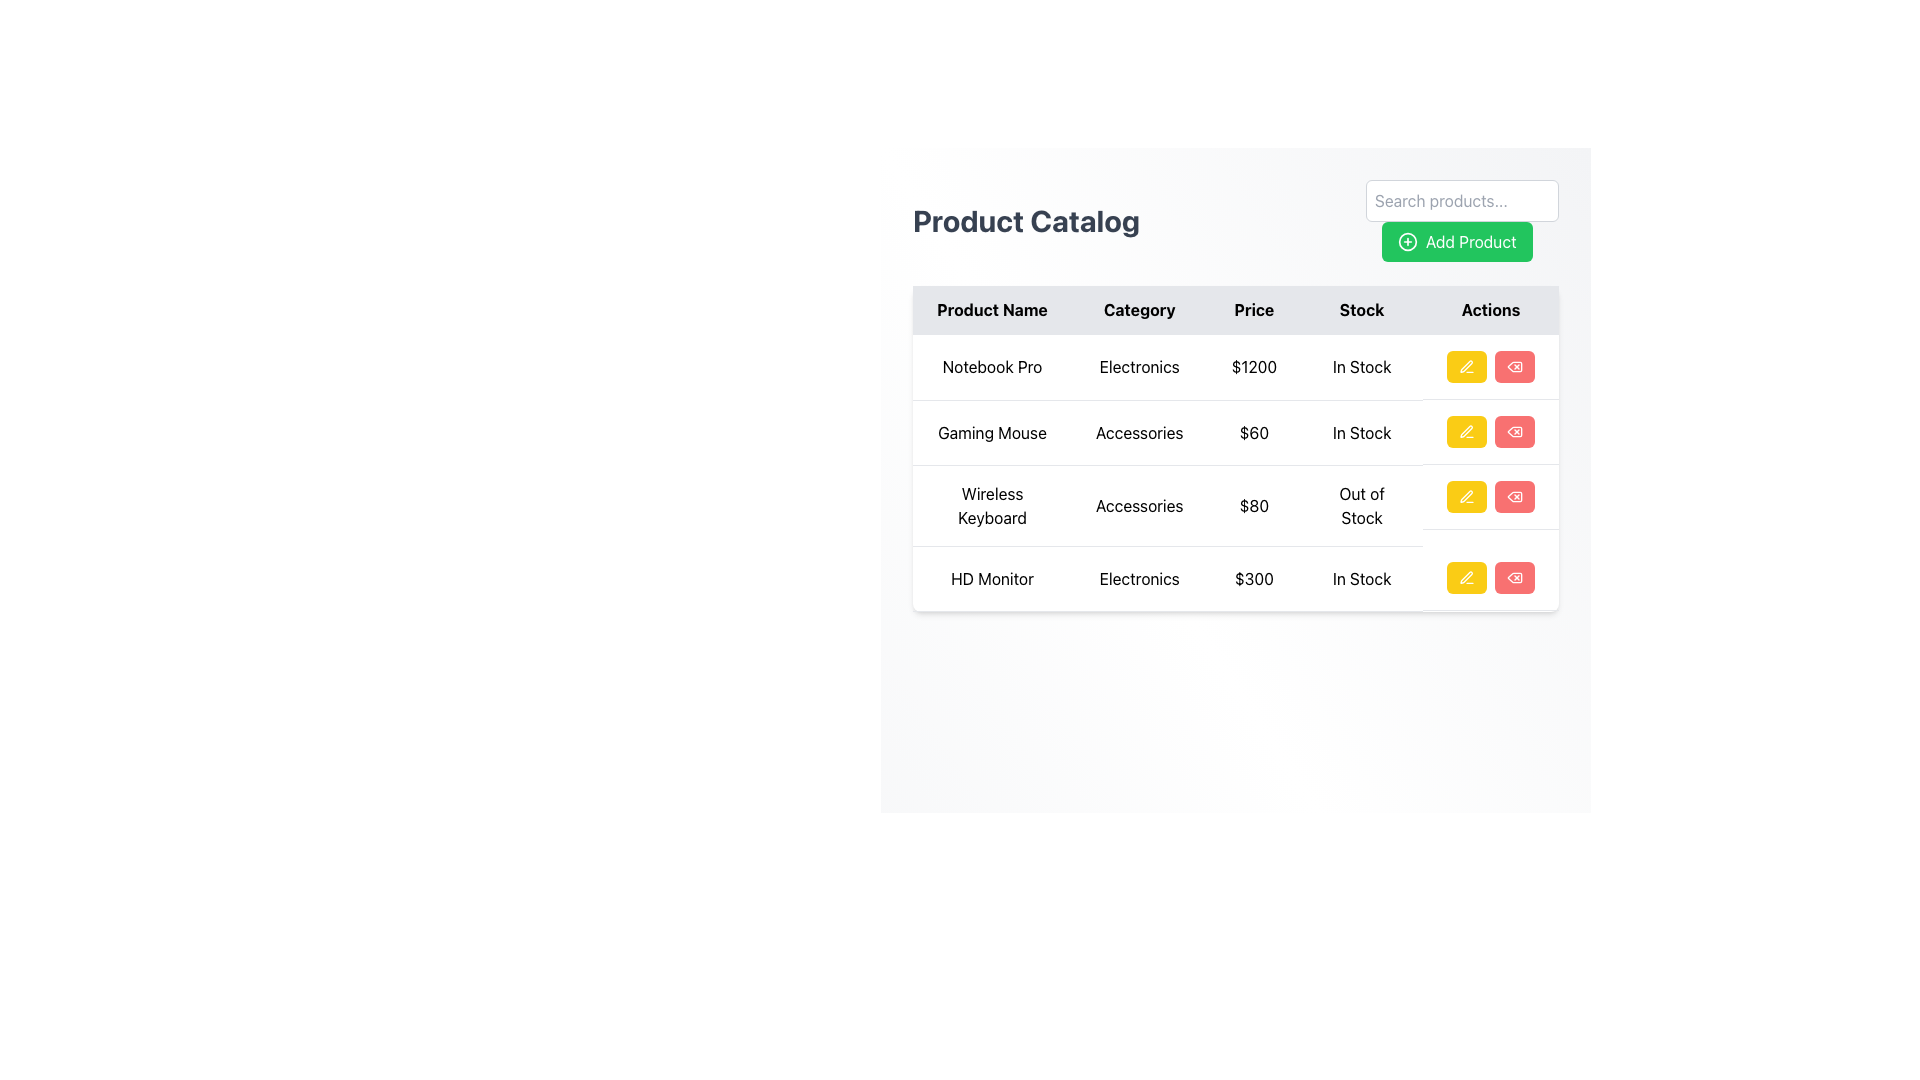  I want to click on the 'Price' text field for the 'Gaming Mouse', so click(1235, 446).